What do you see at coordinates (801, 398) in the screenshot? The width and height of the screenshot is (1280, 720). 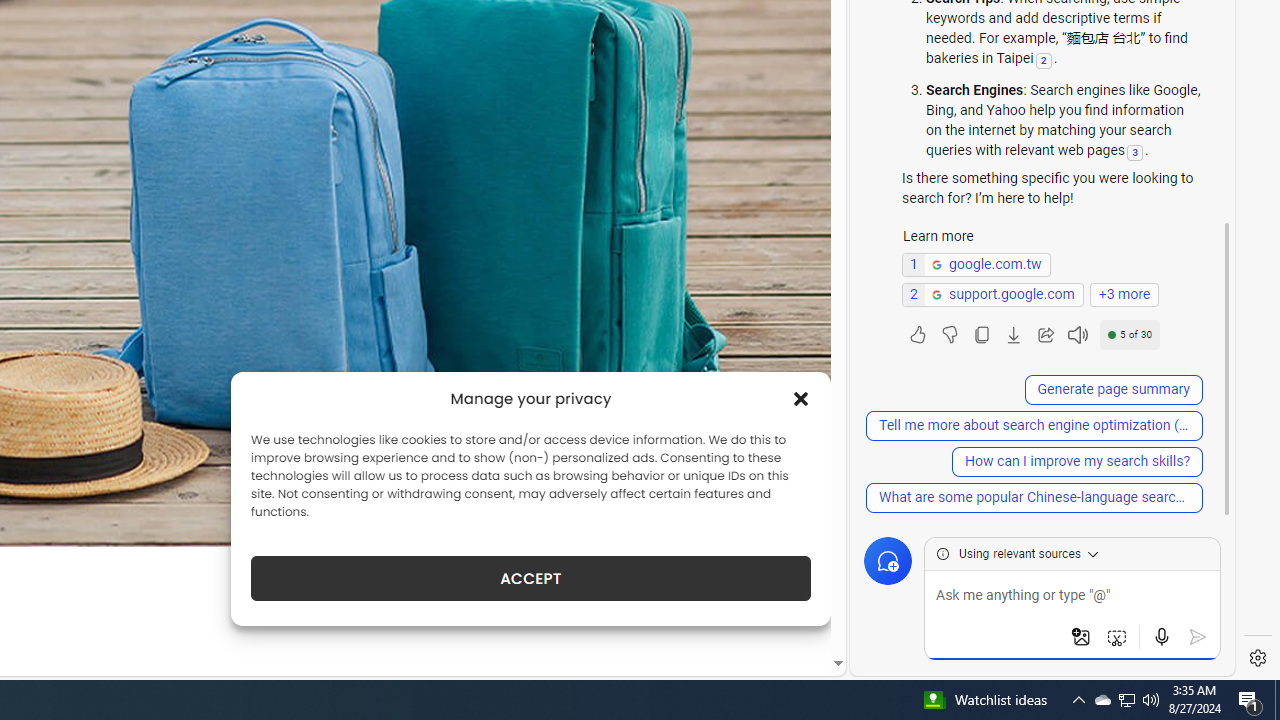 I see `'Class: cmplz-close'` at bounding box center [801, 398].